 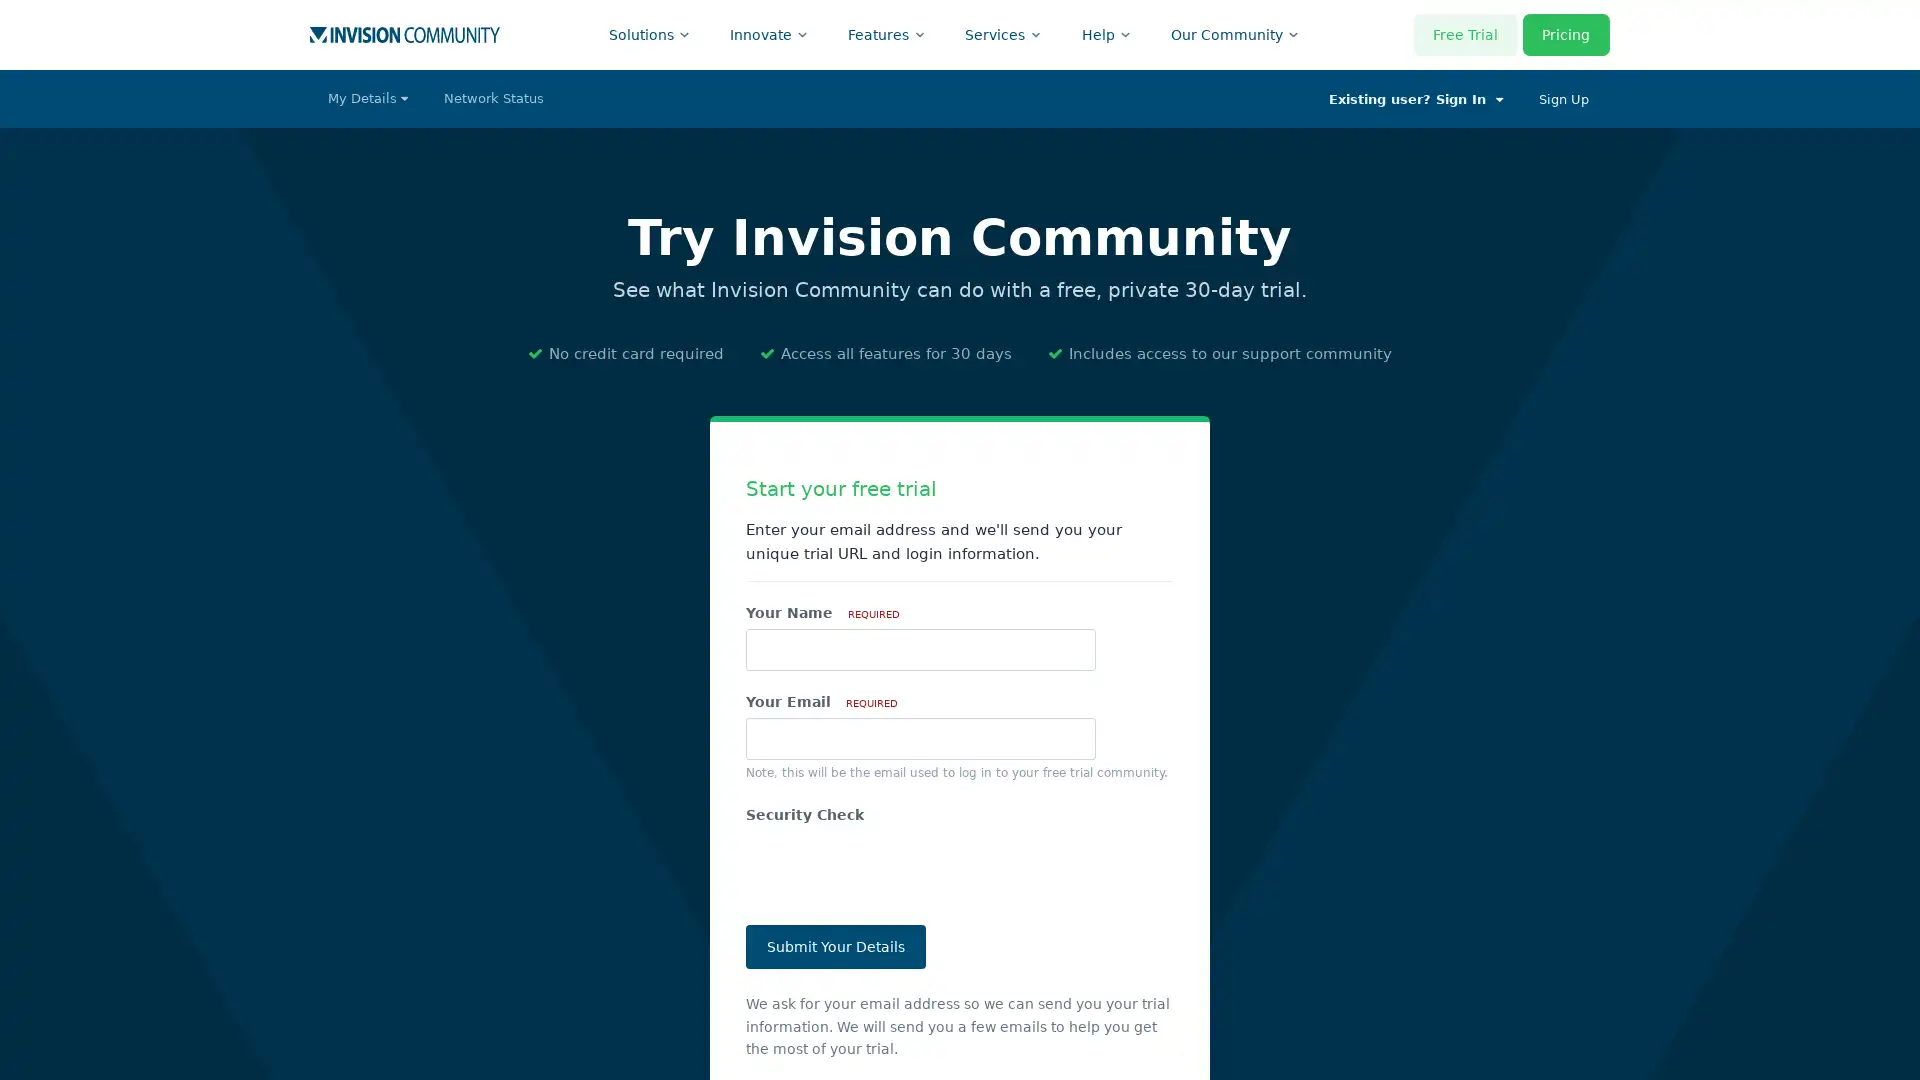 What do you see at coordinates (885, 34) in the screenshot?
I see `Features` at bounding box center [885, 34].